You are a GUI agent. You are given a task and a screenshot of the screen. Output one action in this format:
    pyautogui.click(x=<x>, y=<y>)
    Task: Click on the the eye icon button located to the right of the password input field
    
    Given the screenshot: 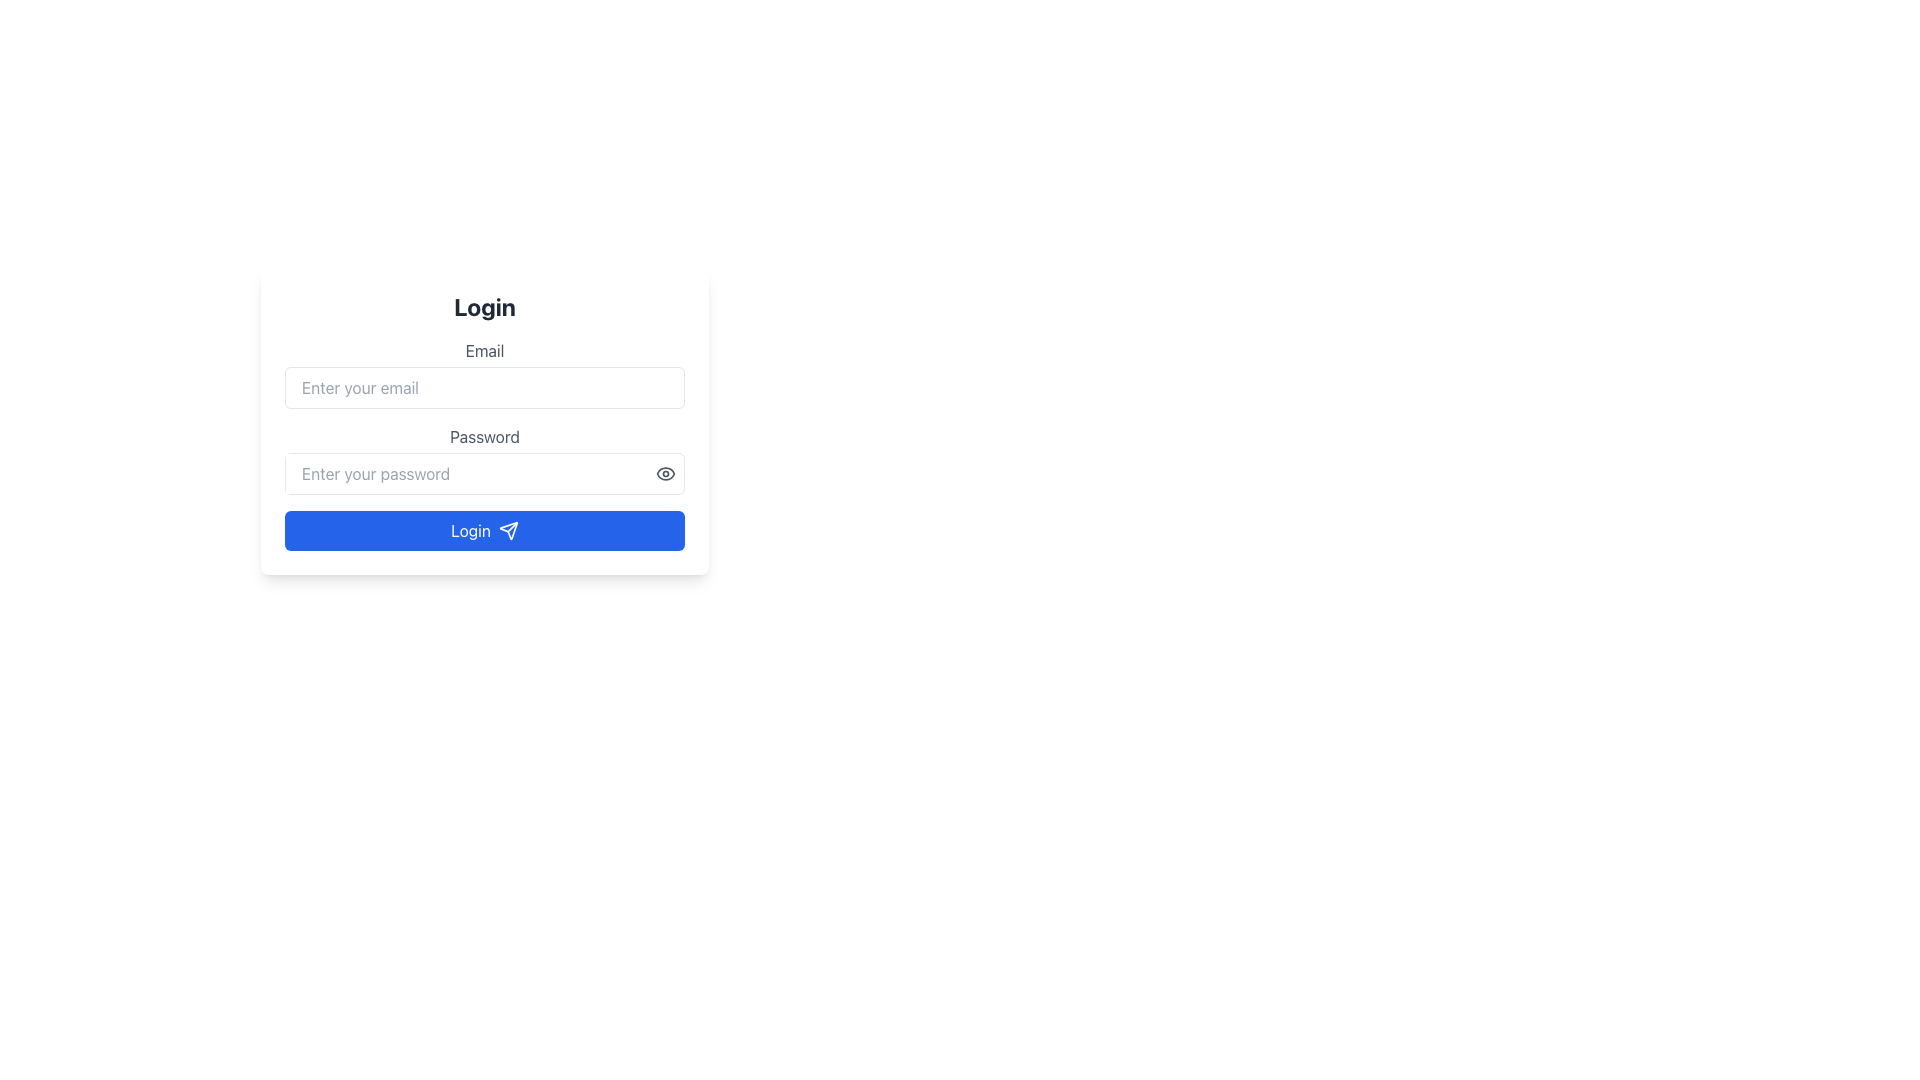 What is the action you would take?
    pyautogui.click(x=666, y=474)
    